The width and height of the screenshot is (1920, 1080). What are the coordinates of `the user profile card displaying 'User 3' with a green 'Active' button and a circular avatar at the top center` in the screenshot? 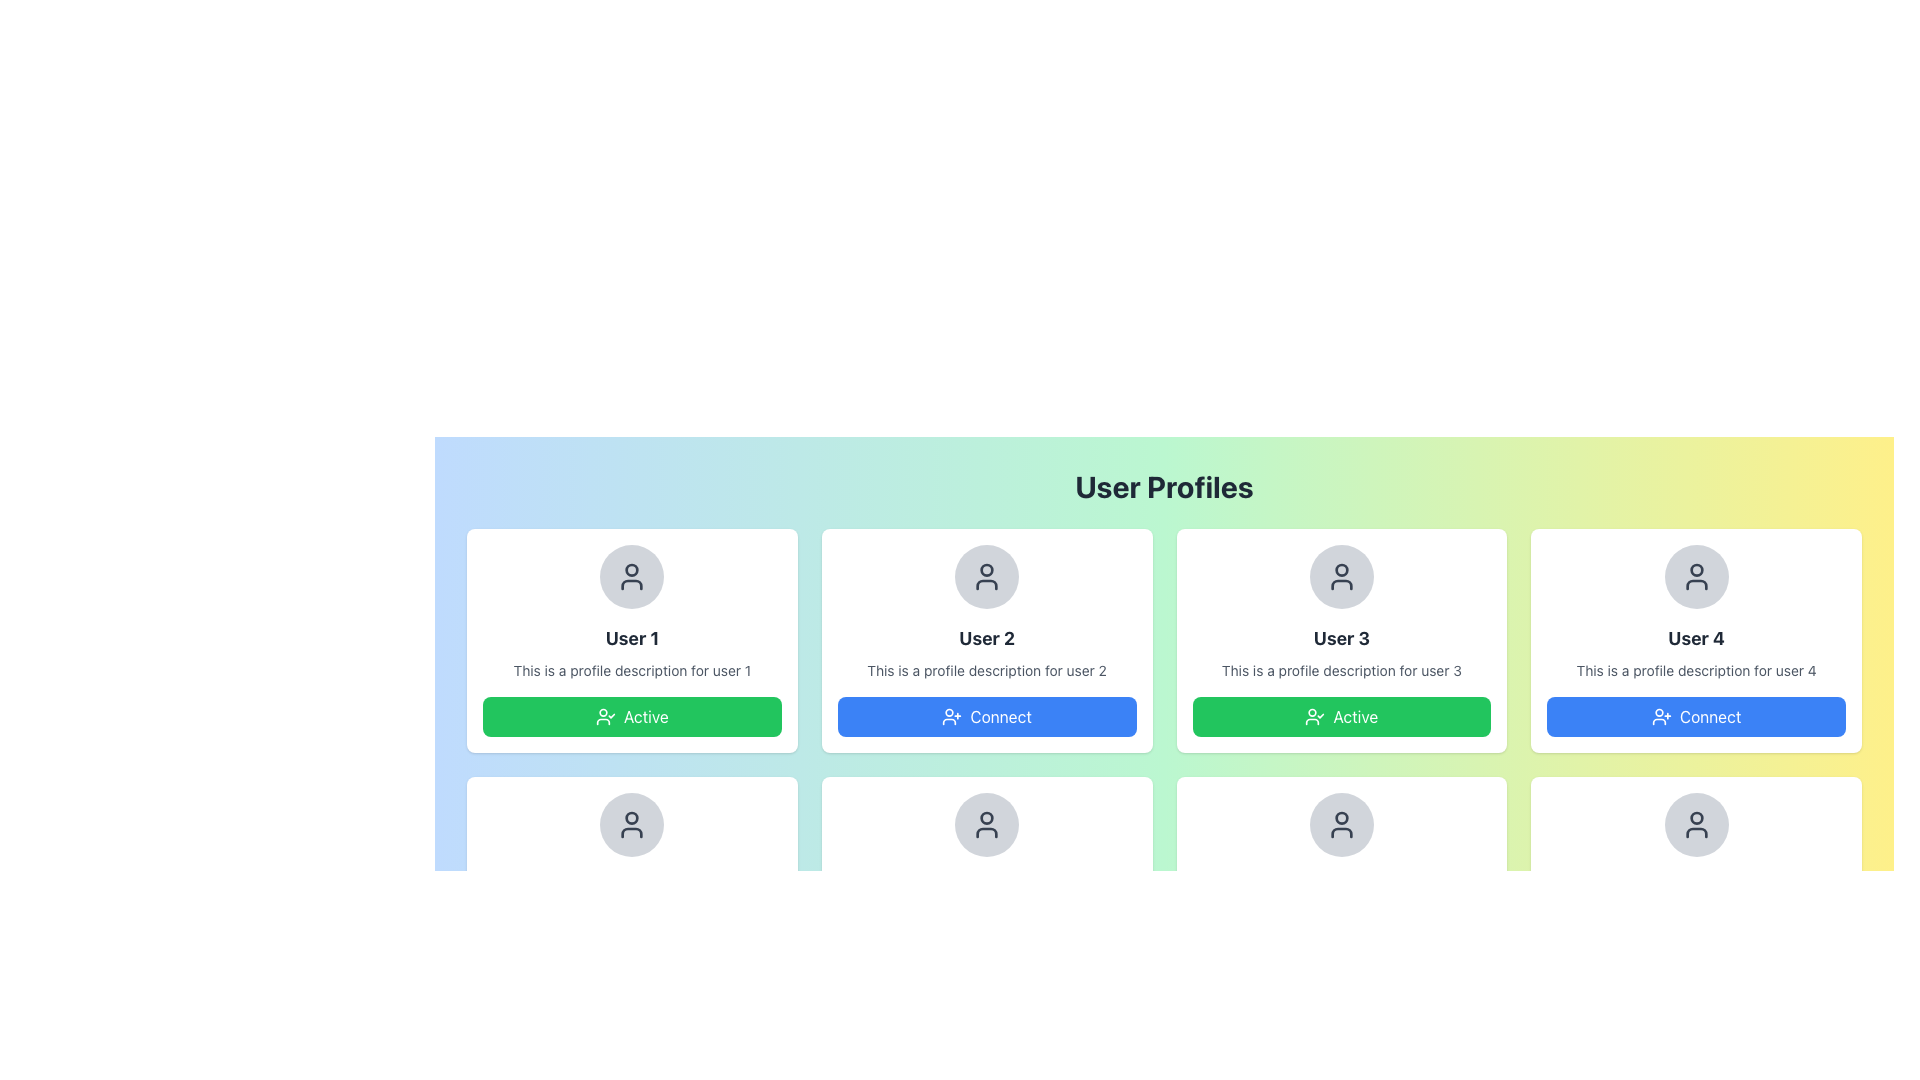 It's located at (1341, 640).